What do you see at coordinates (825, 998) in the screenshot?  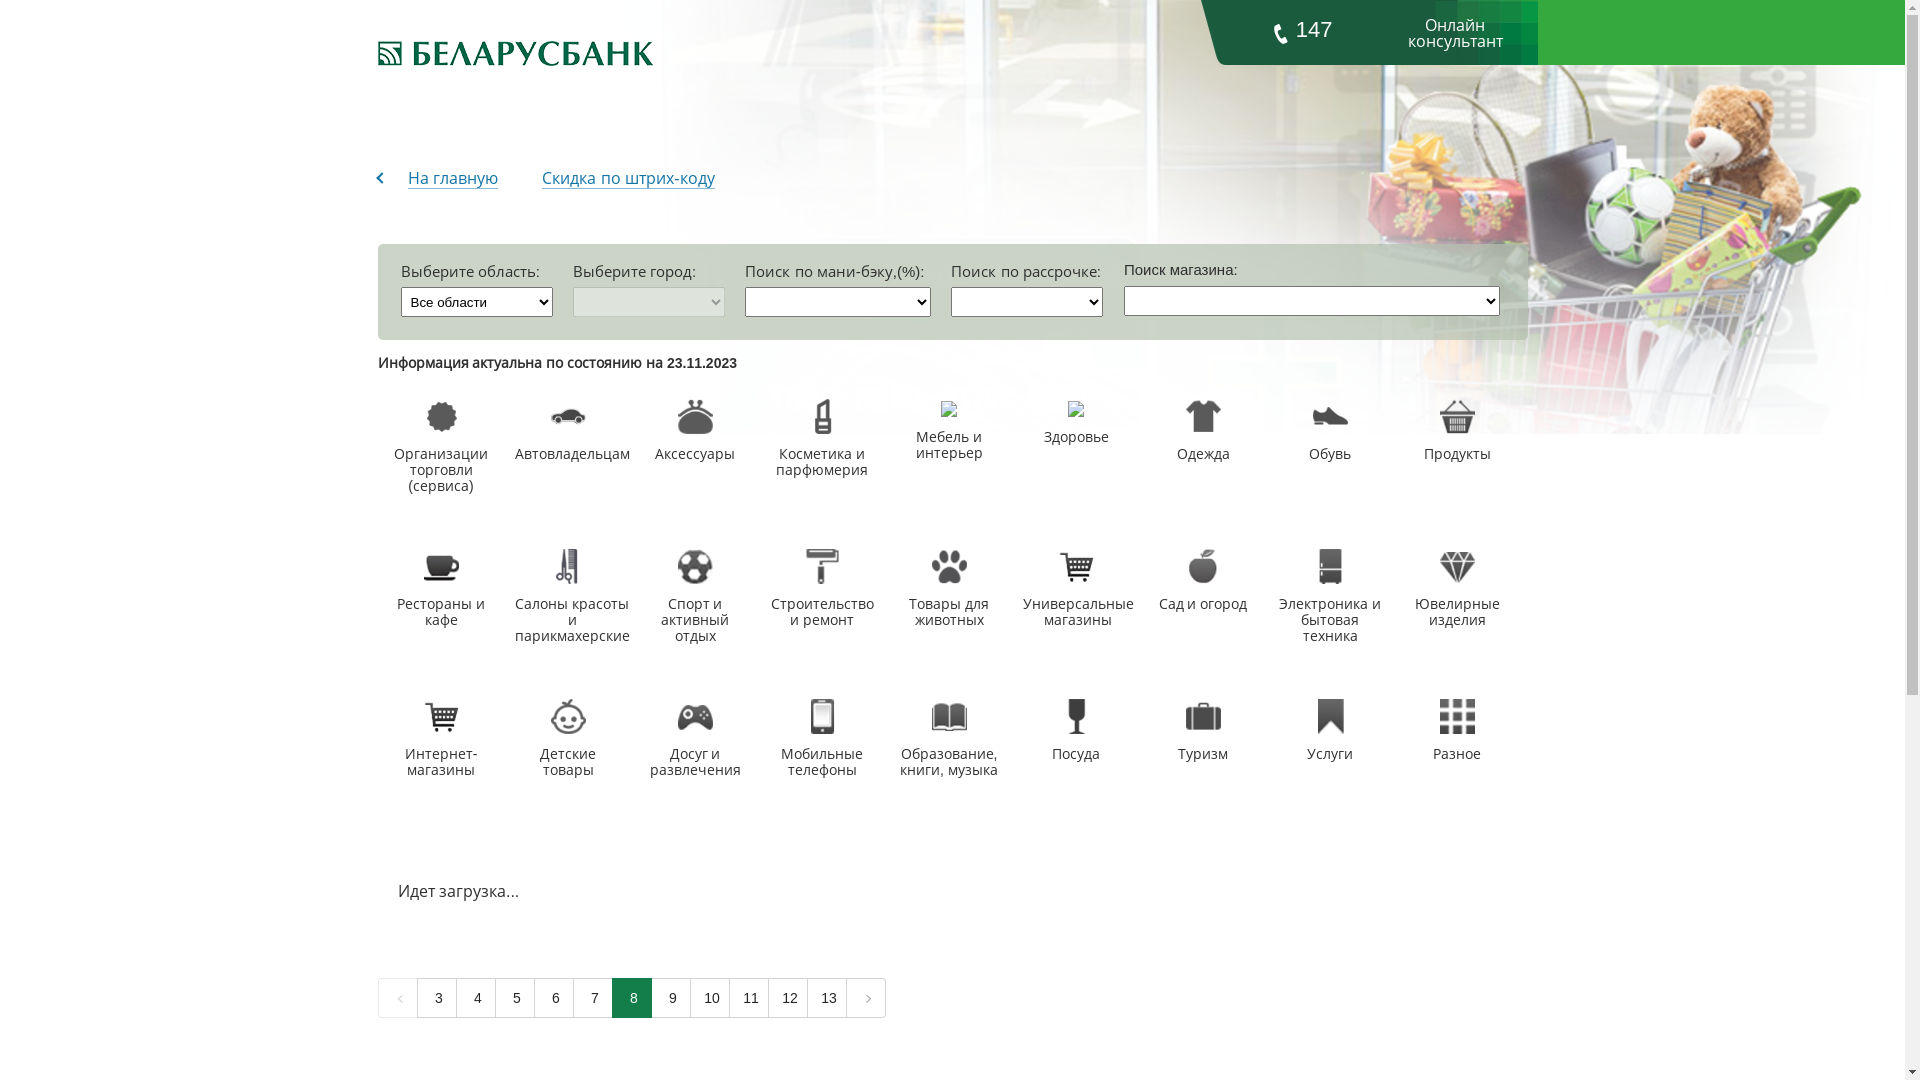 I see `'13'` at bounding box center [825, 998].